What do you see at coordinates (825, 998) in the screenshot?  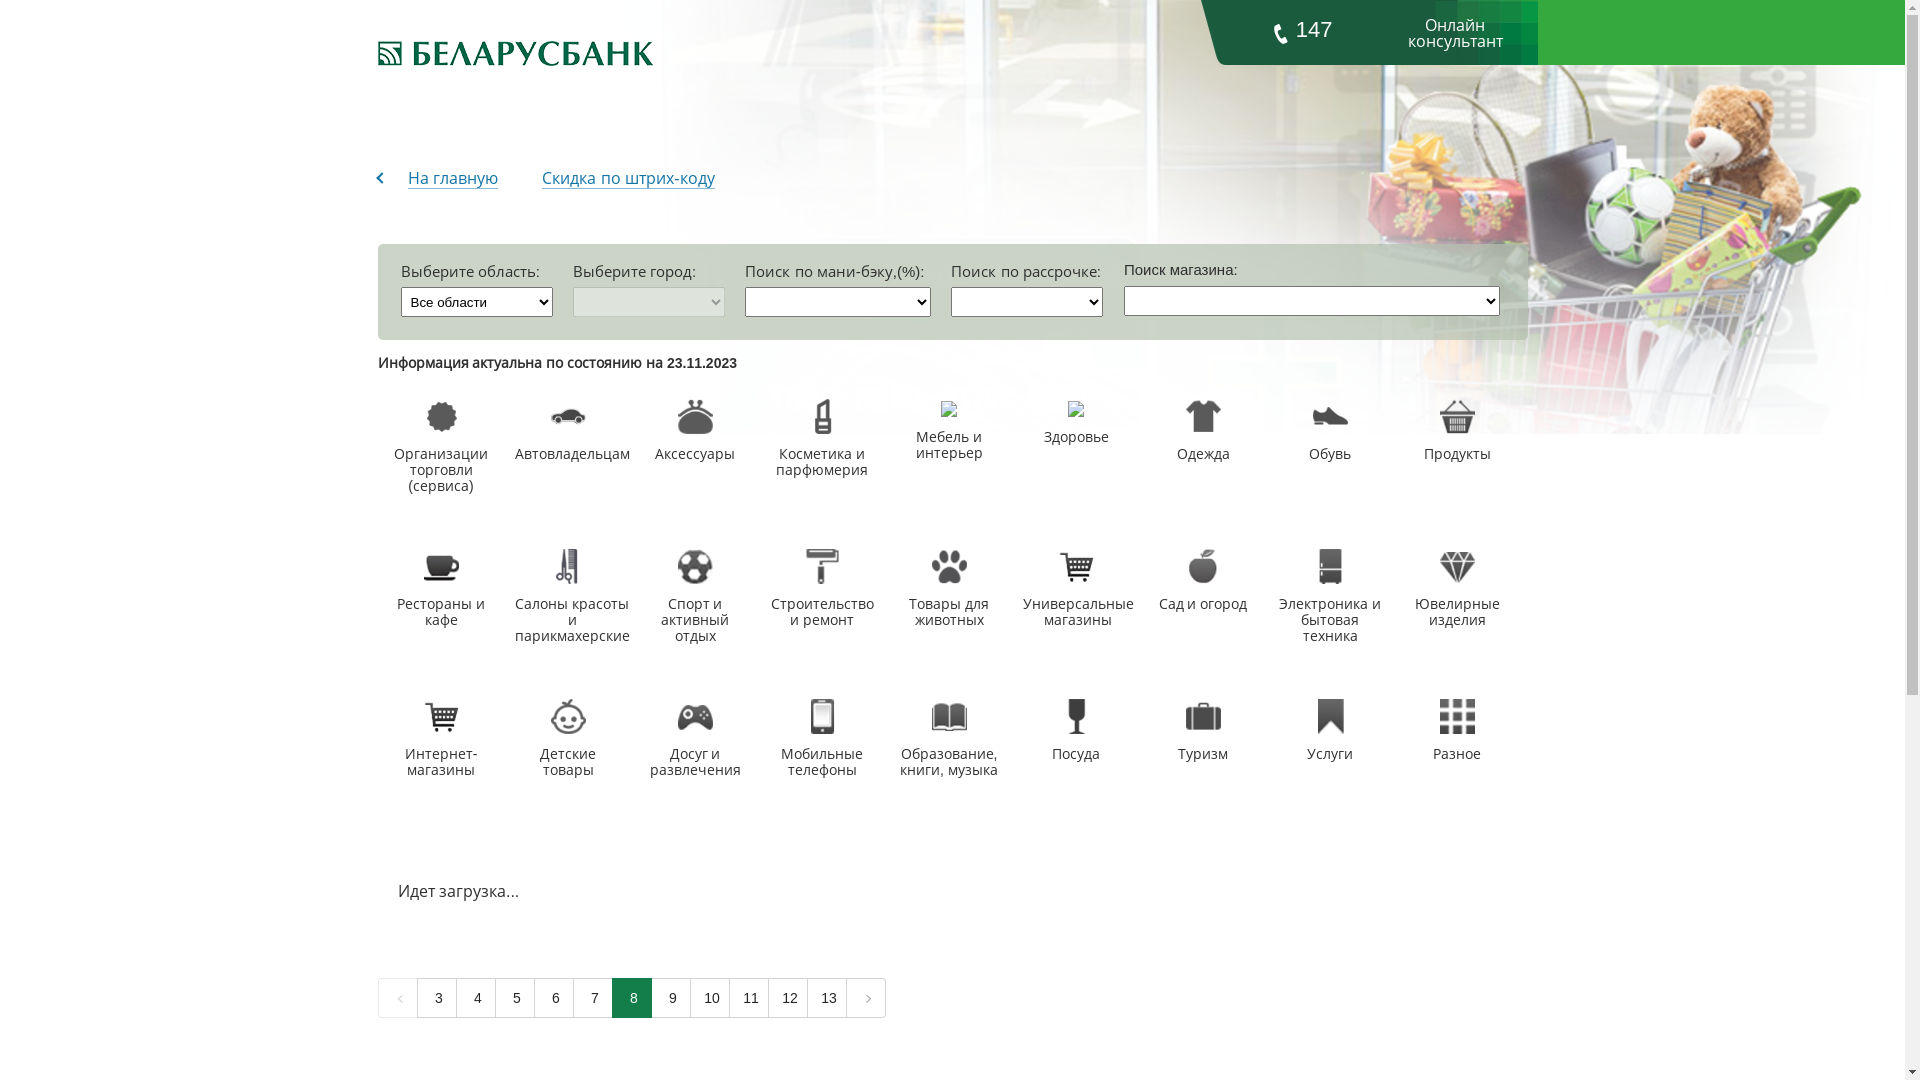 I see `'13'` at bounding box center [825, 998].